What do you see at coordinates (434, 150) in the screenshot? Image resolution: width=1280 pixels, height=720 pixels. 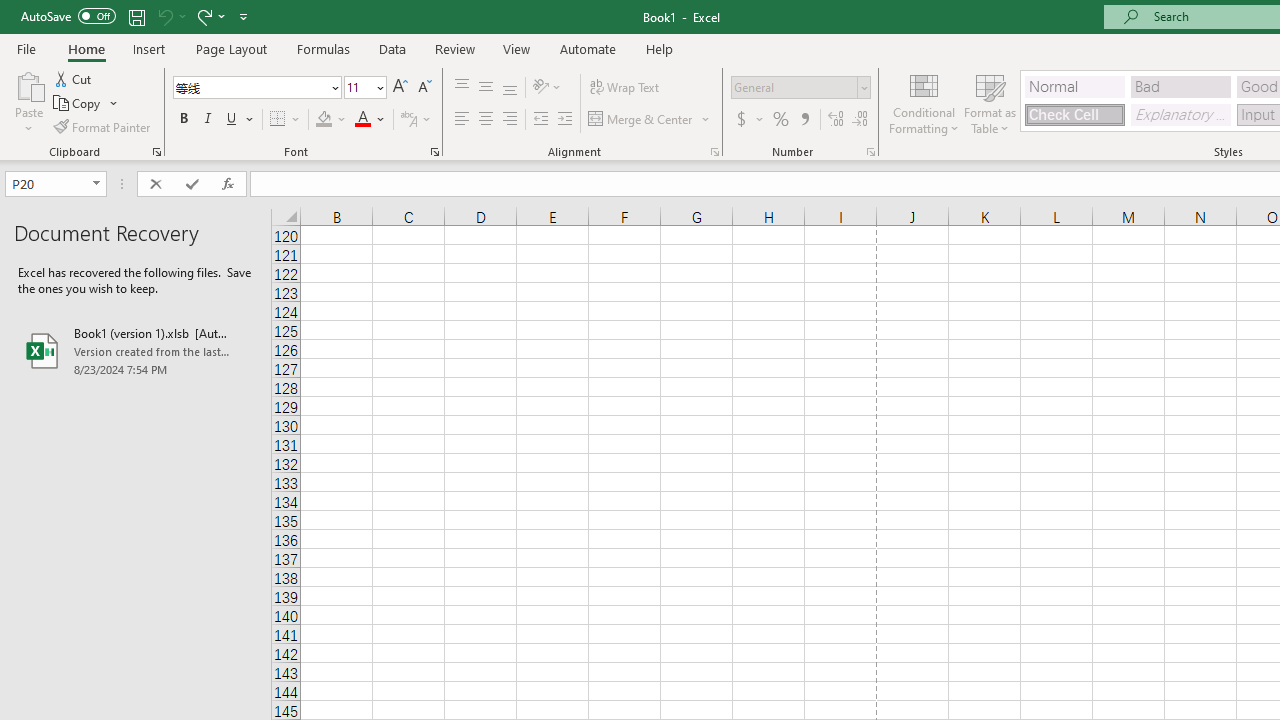 I see `'Format Cell Font'` at bounding box center [434, 150].